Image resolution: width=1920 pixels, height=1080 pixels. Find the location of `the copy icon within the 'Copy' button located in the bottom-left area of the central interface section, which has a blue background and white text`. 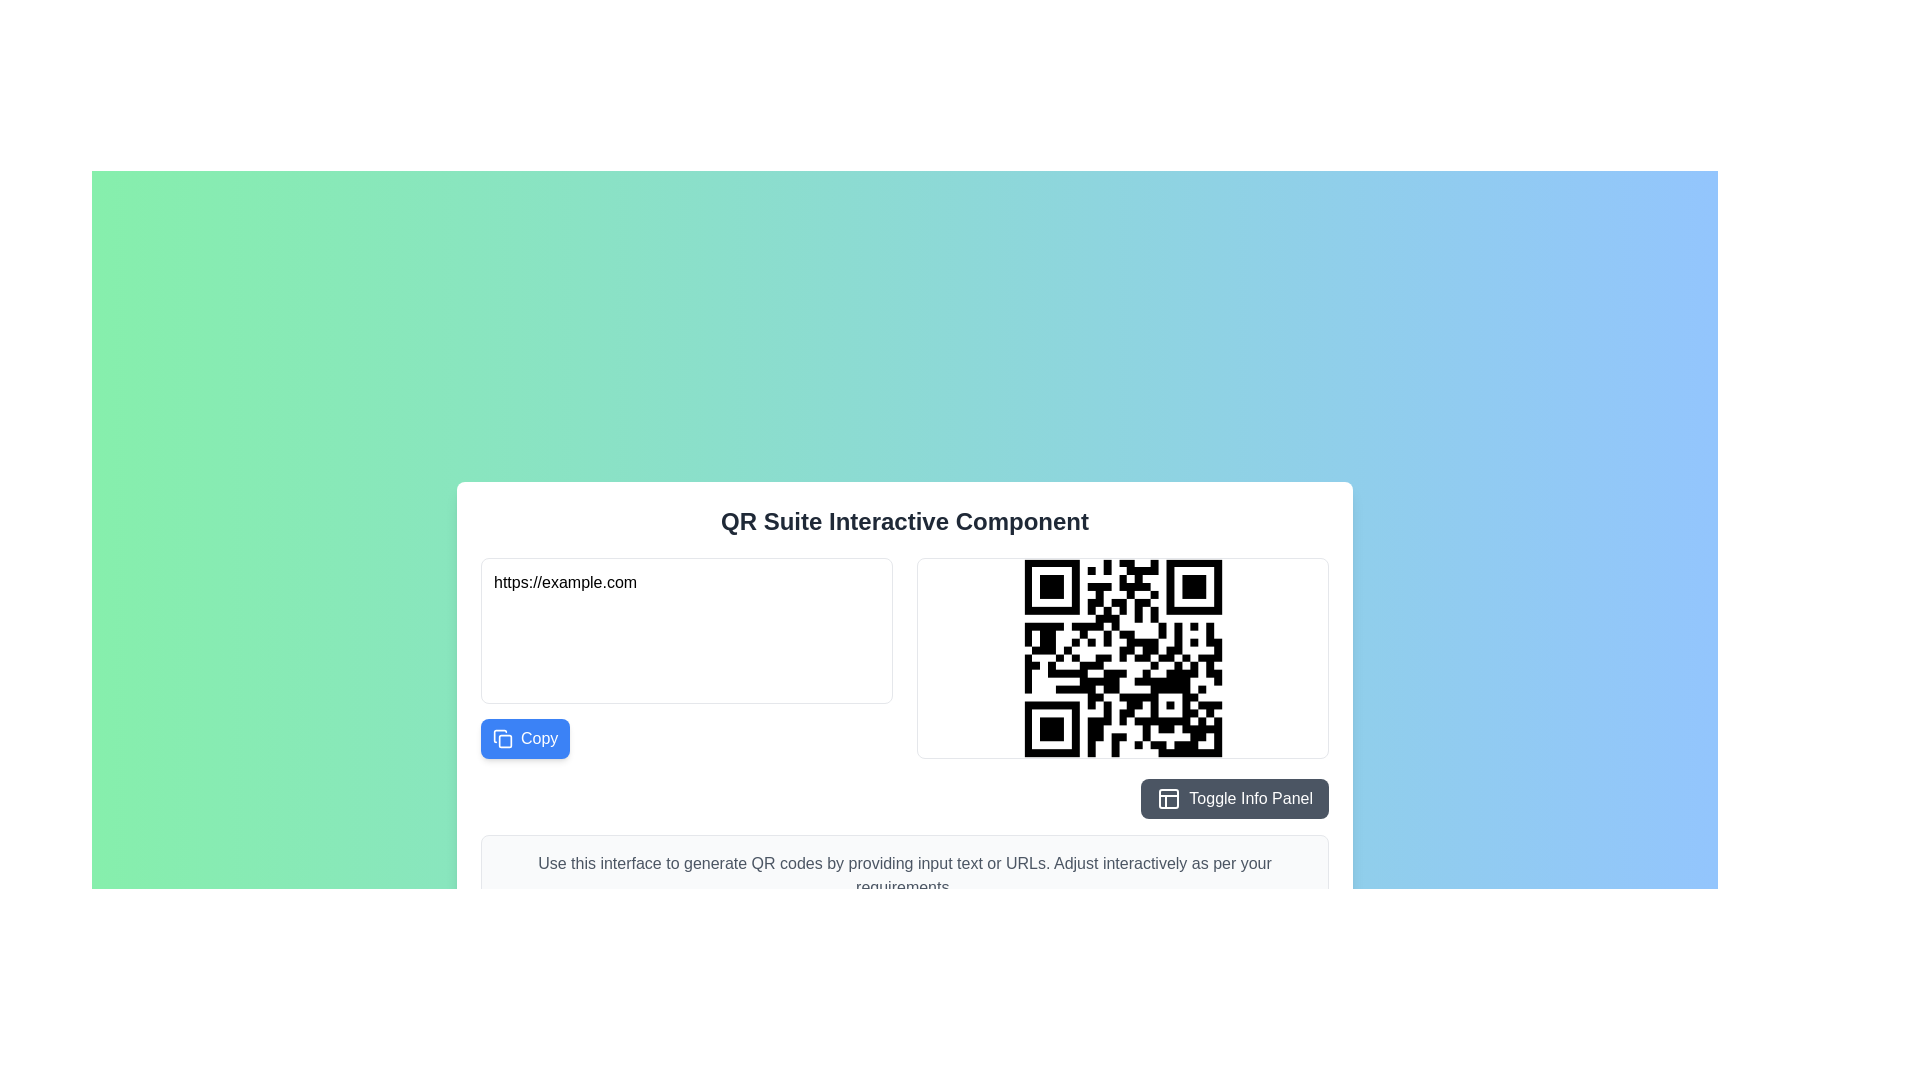

the copy icon within the 'Copy' button located in the bottom-left area of the central interface section, which has a blue background and white text is located at coordinates (503, 738).